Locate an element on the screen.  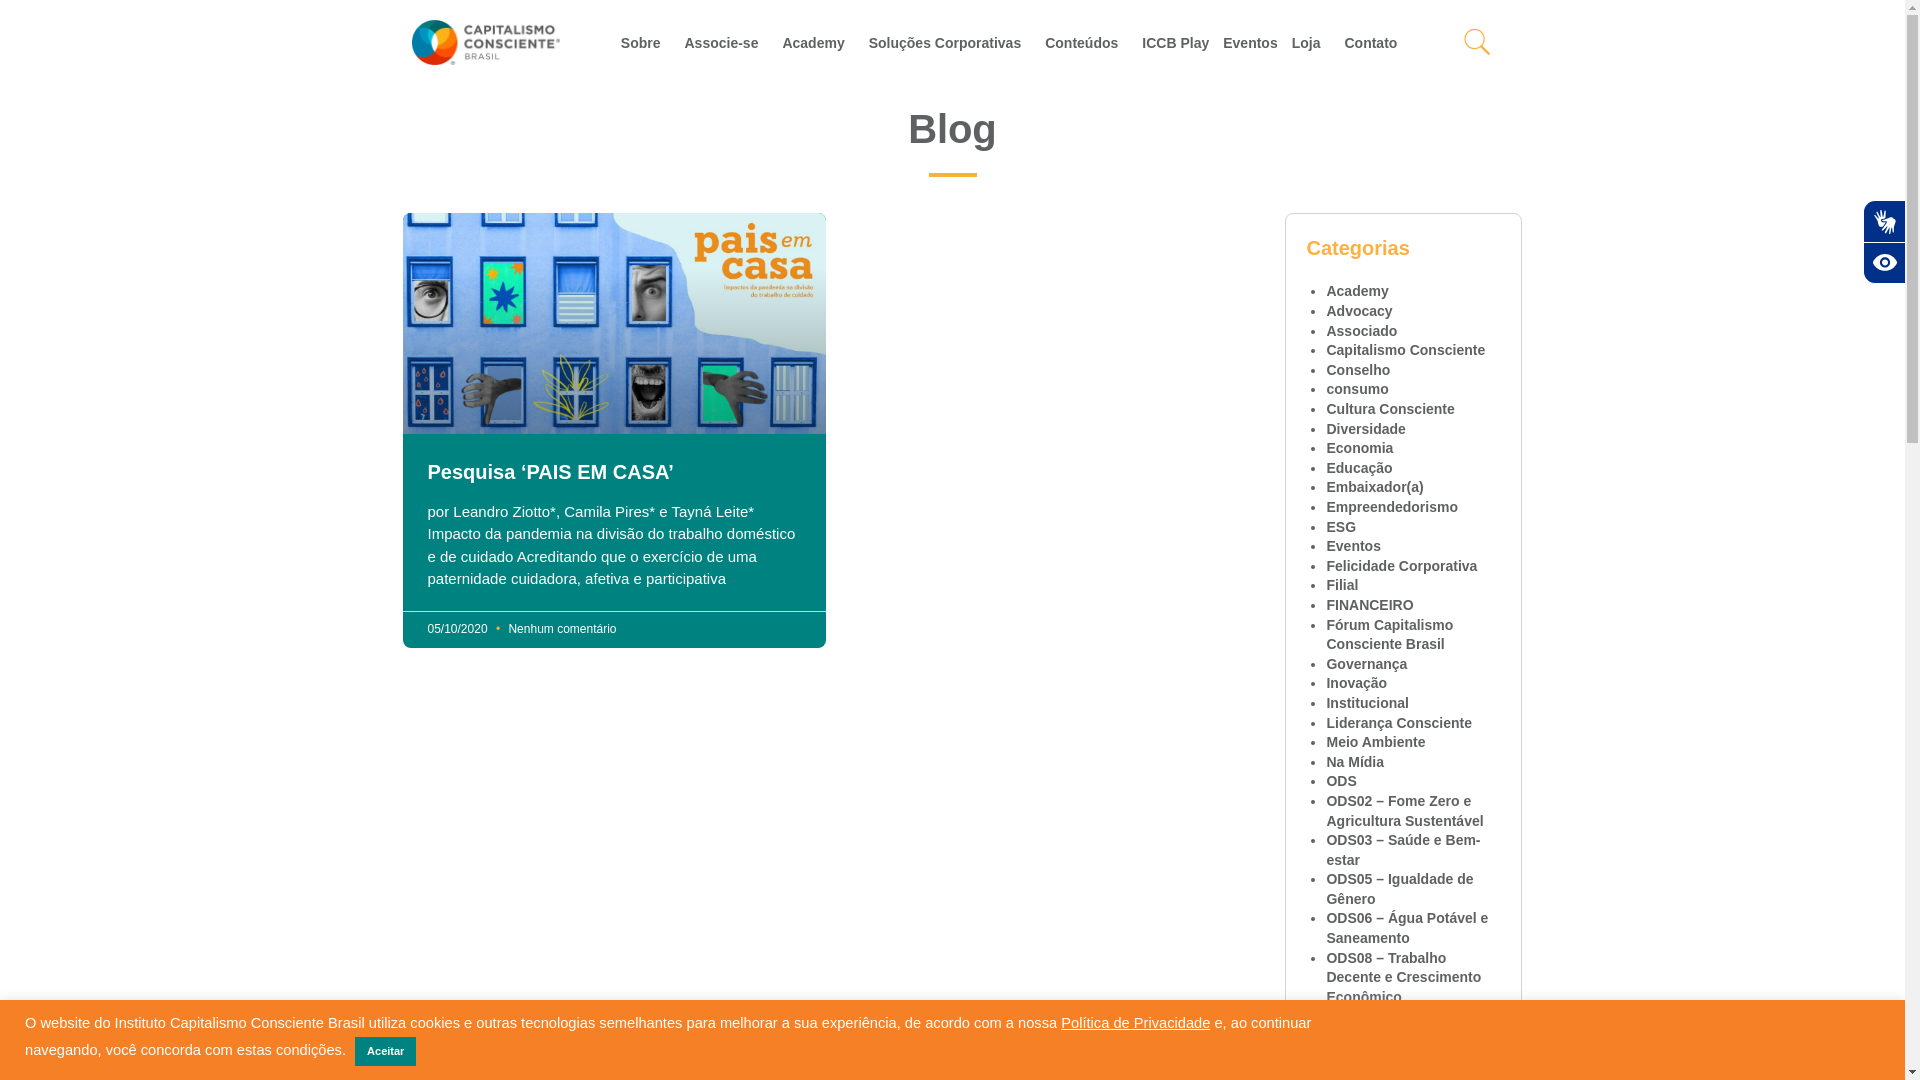
'Advocacy' is located at coordinates (1358, 311).